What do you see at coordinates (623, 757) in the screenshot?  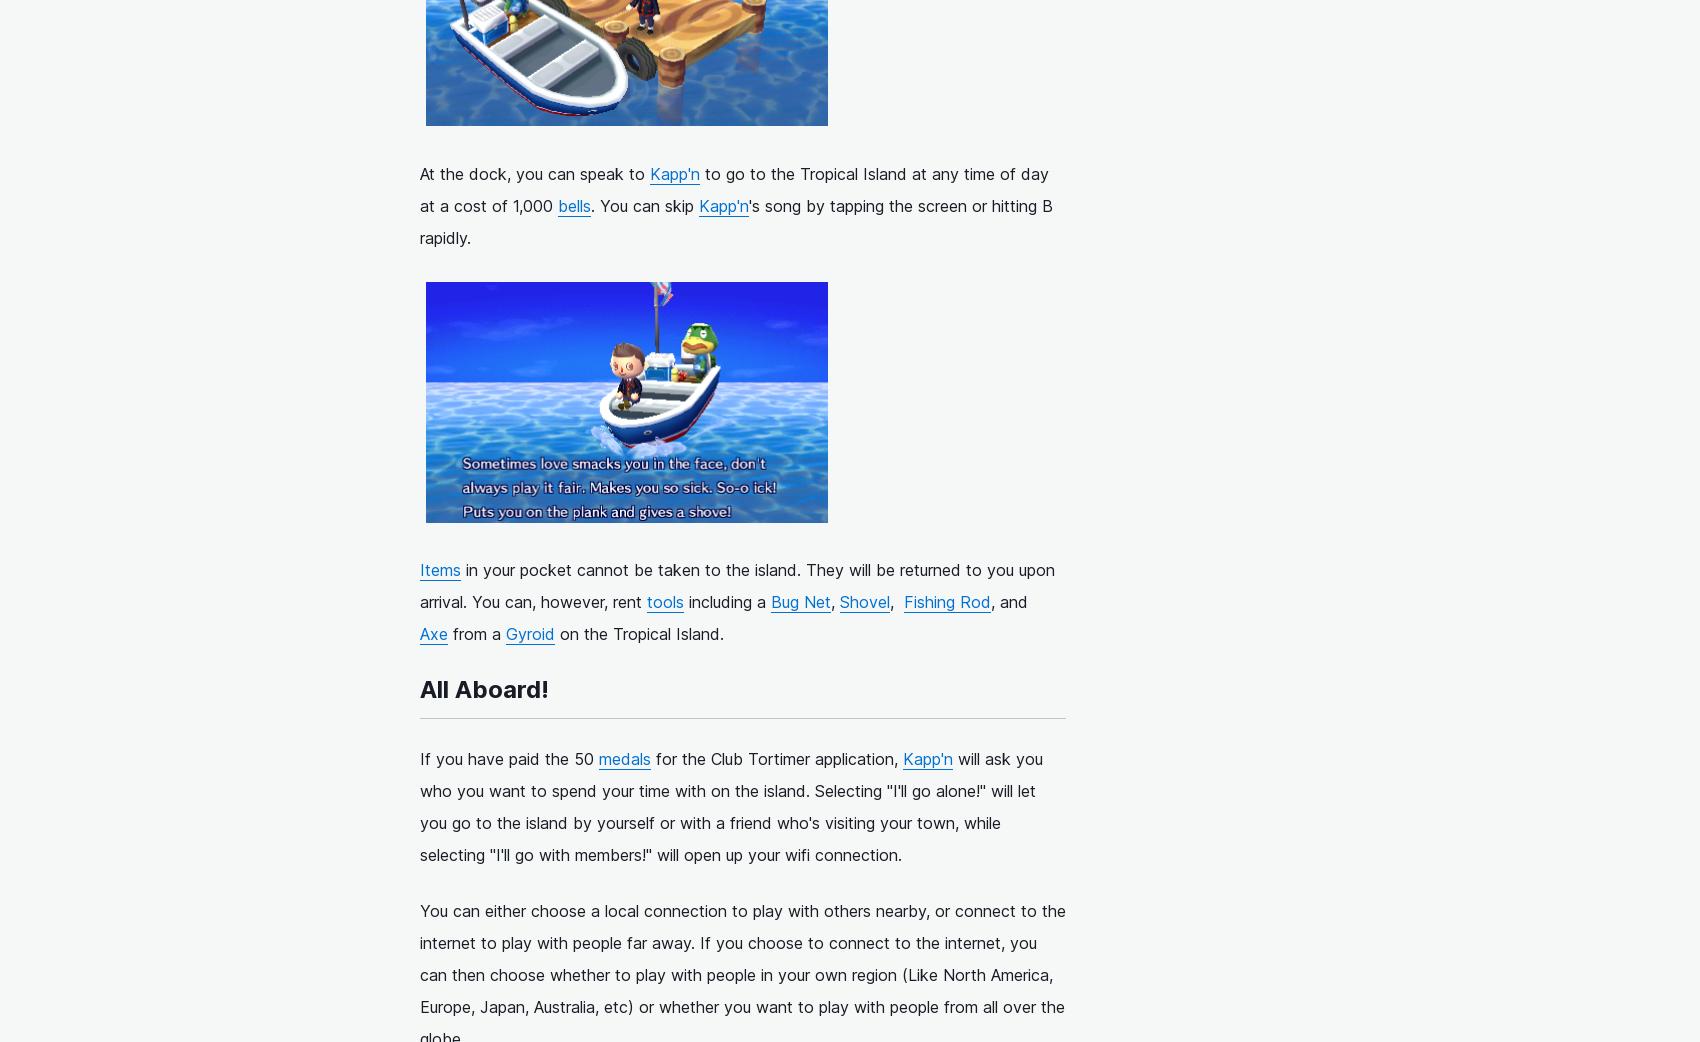 I see `'medals'` at bounding box center [623, 757].